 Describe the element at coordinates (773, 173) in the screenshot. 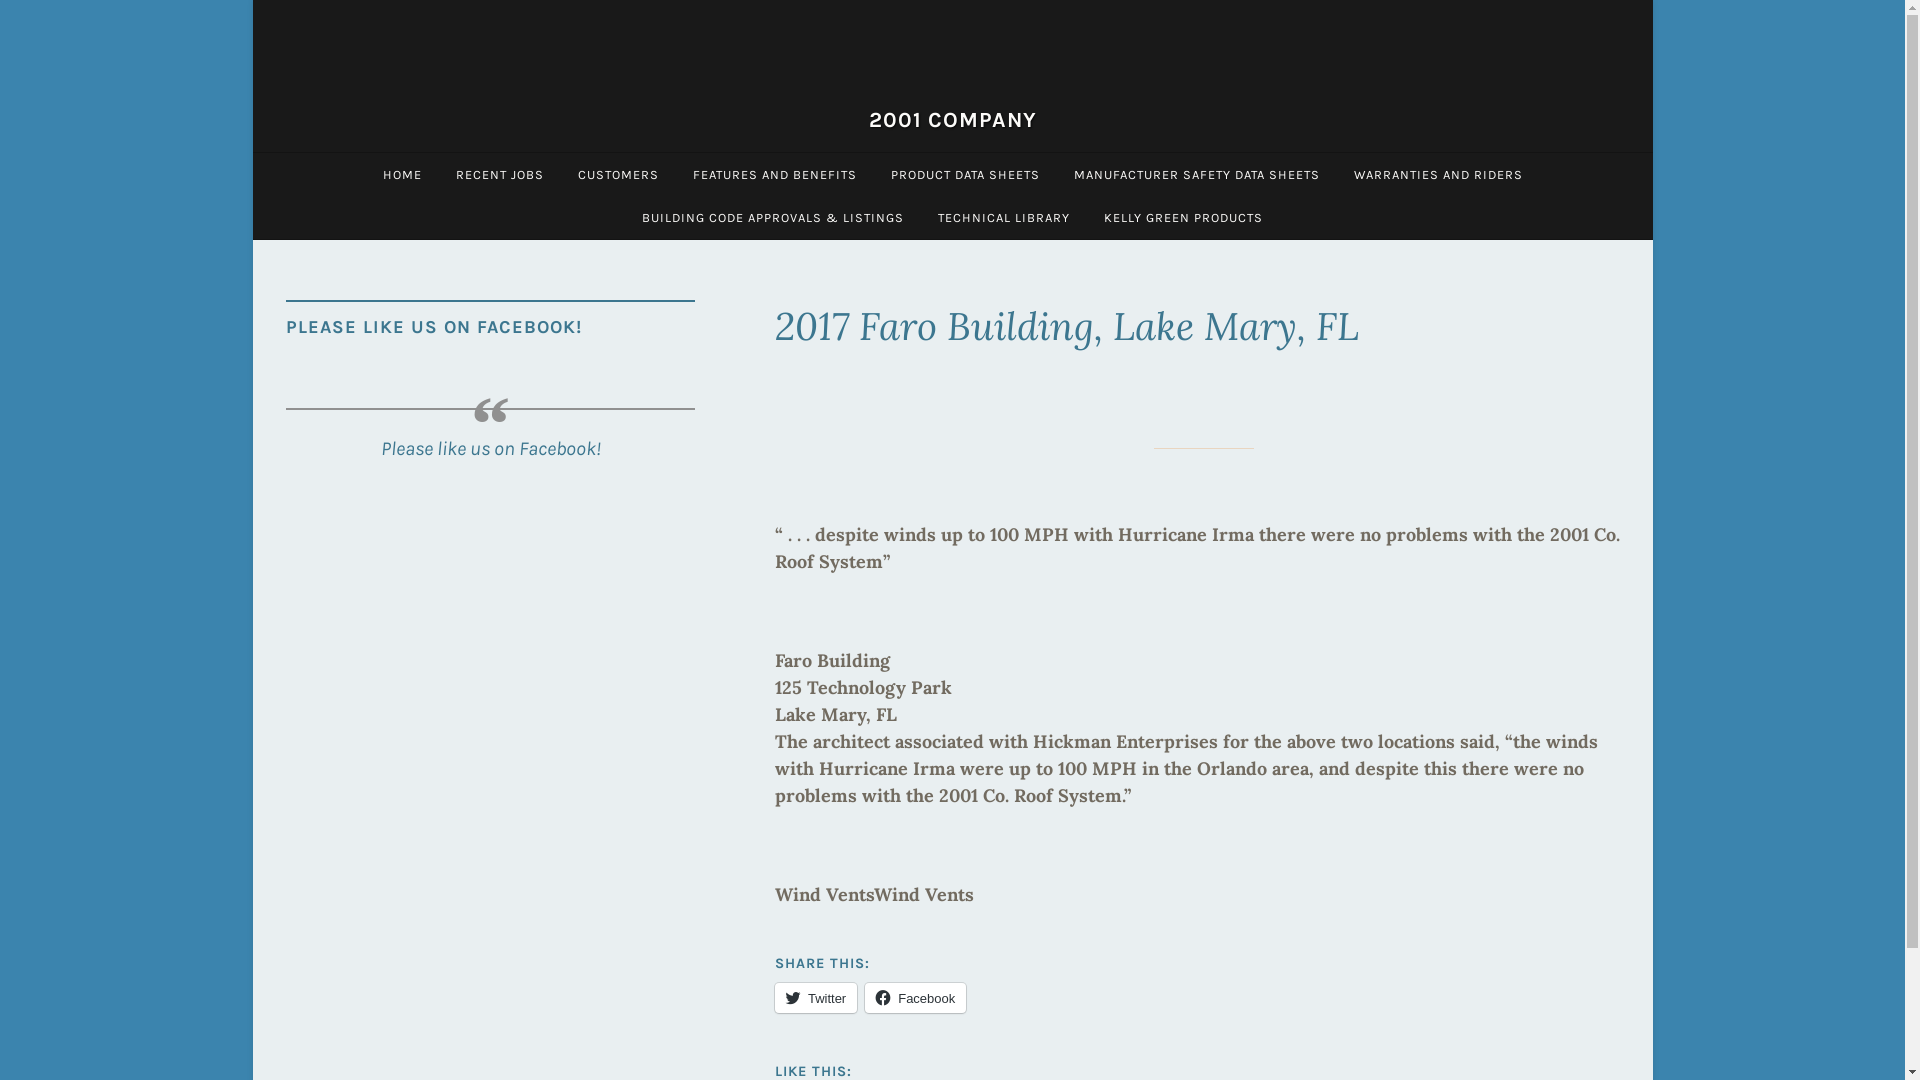

I see `'FEATURES AND BENEFITS'` at that location.